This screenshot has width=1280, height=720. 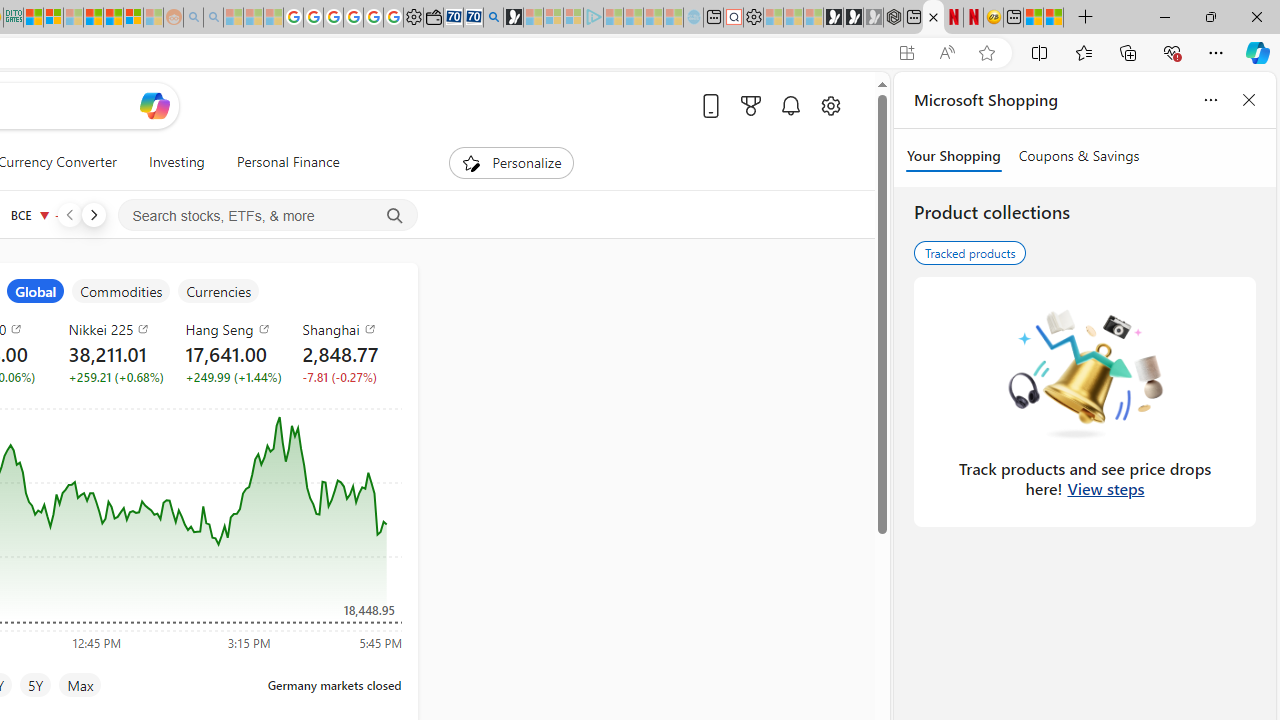 I want to click on 'Cheap Car Rentals - Save70.com', so click(x=471, y=17).